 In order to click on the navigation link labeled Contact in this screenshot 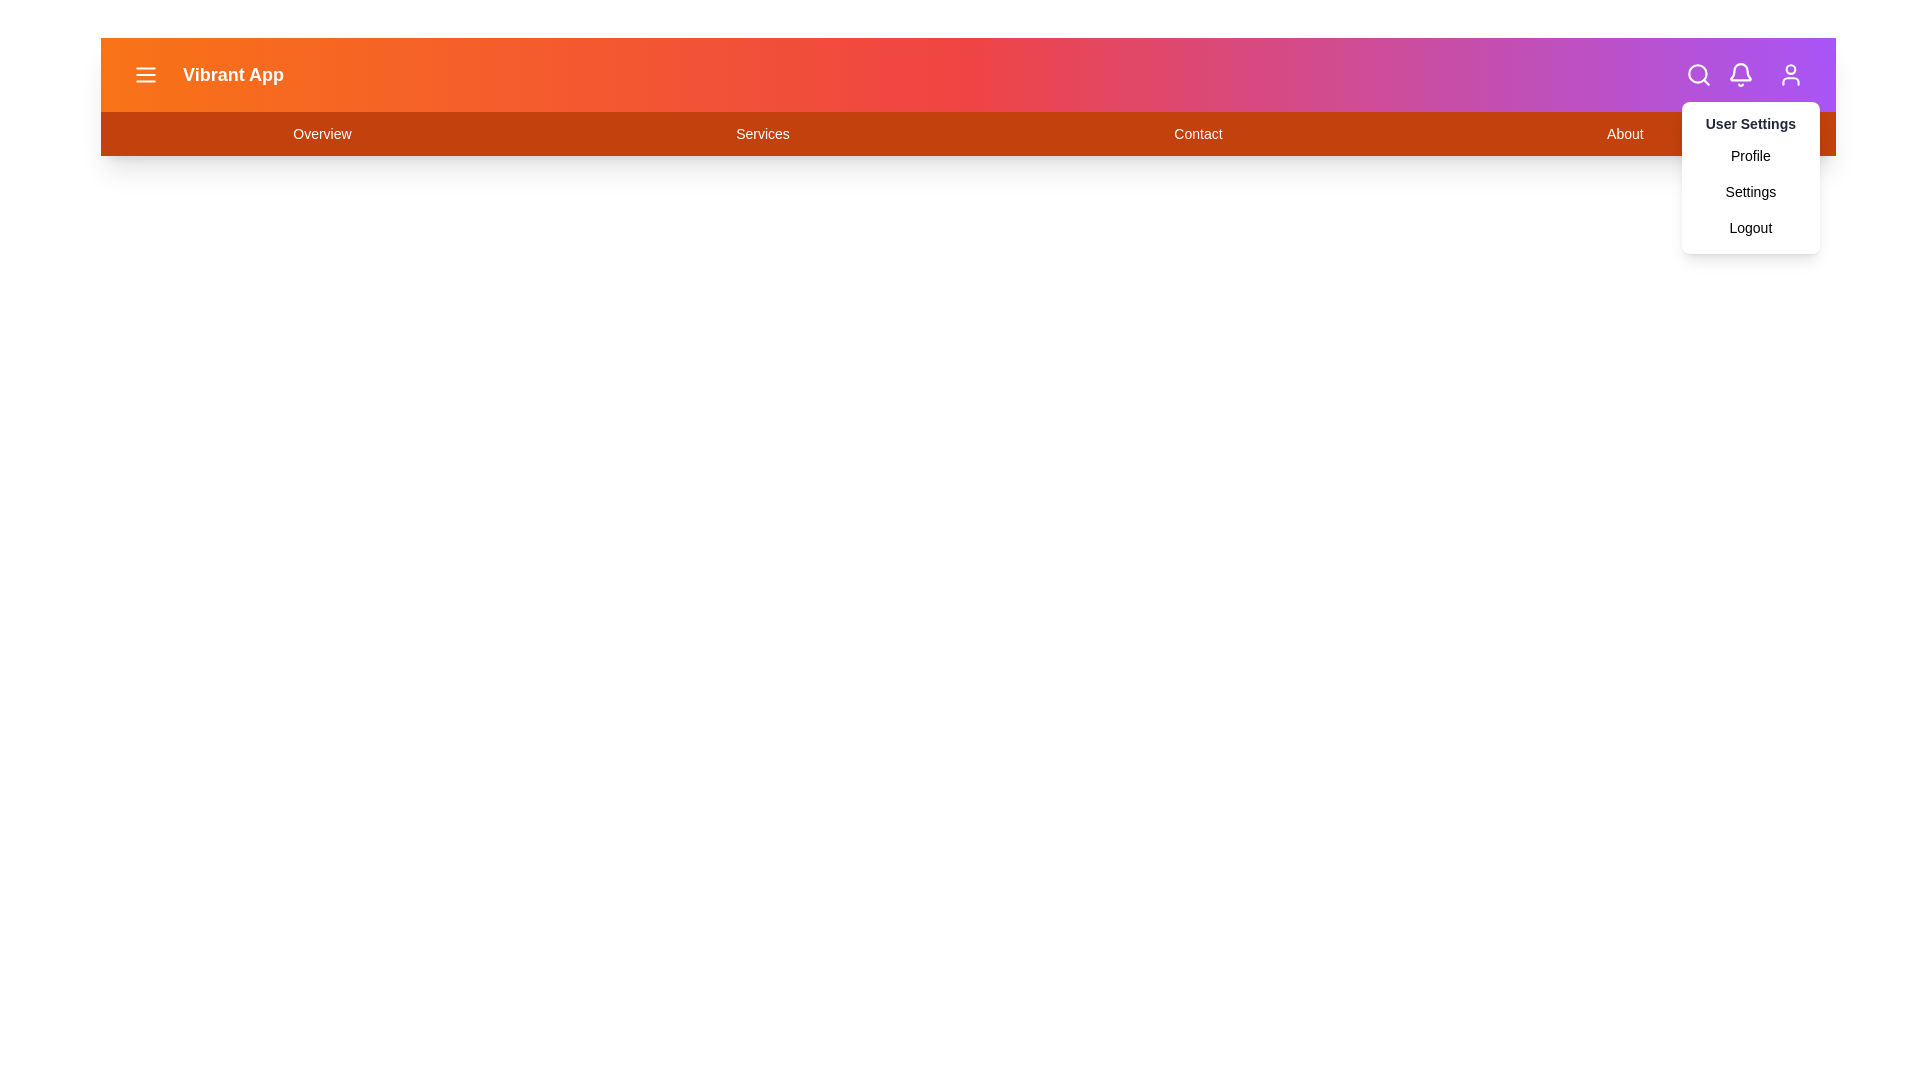, I will do `click(1198, 134)`.